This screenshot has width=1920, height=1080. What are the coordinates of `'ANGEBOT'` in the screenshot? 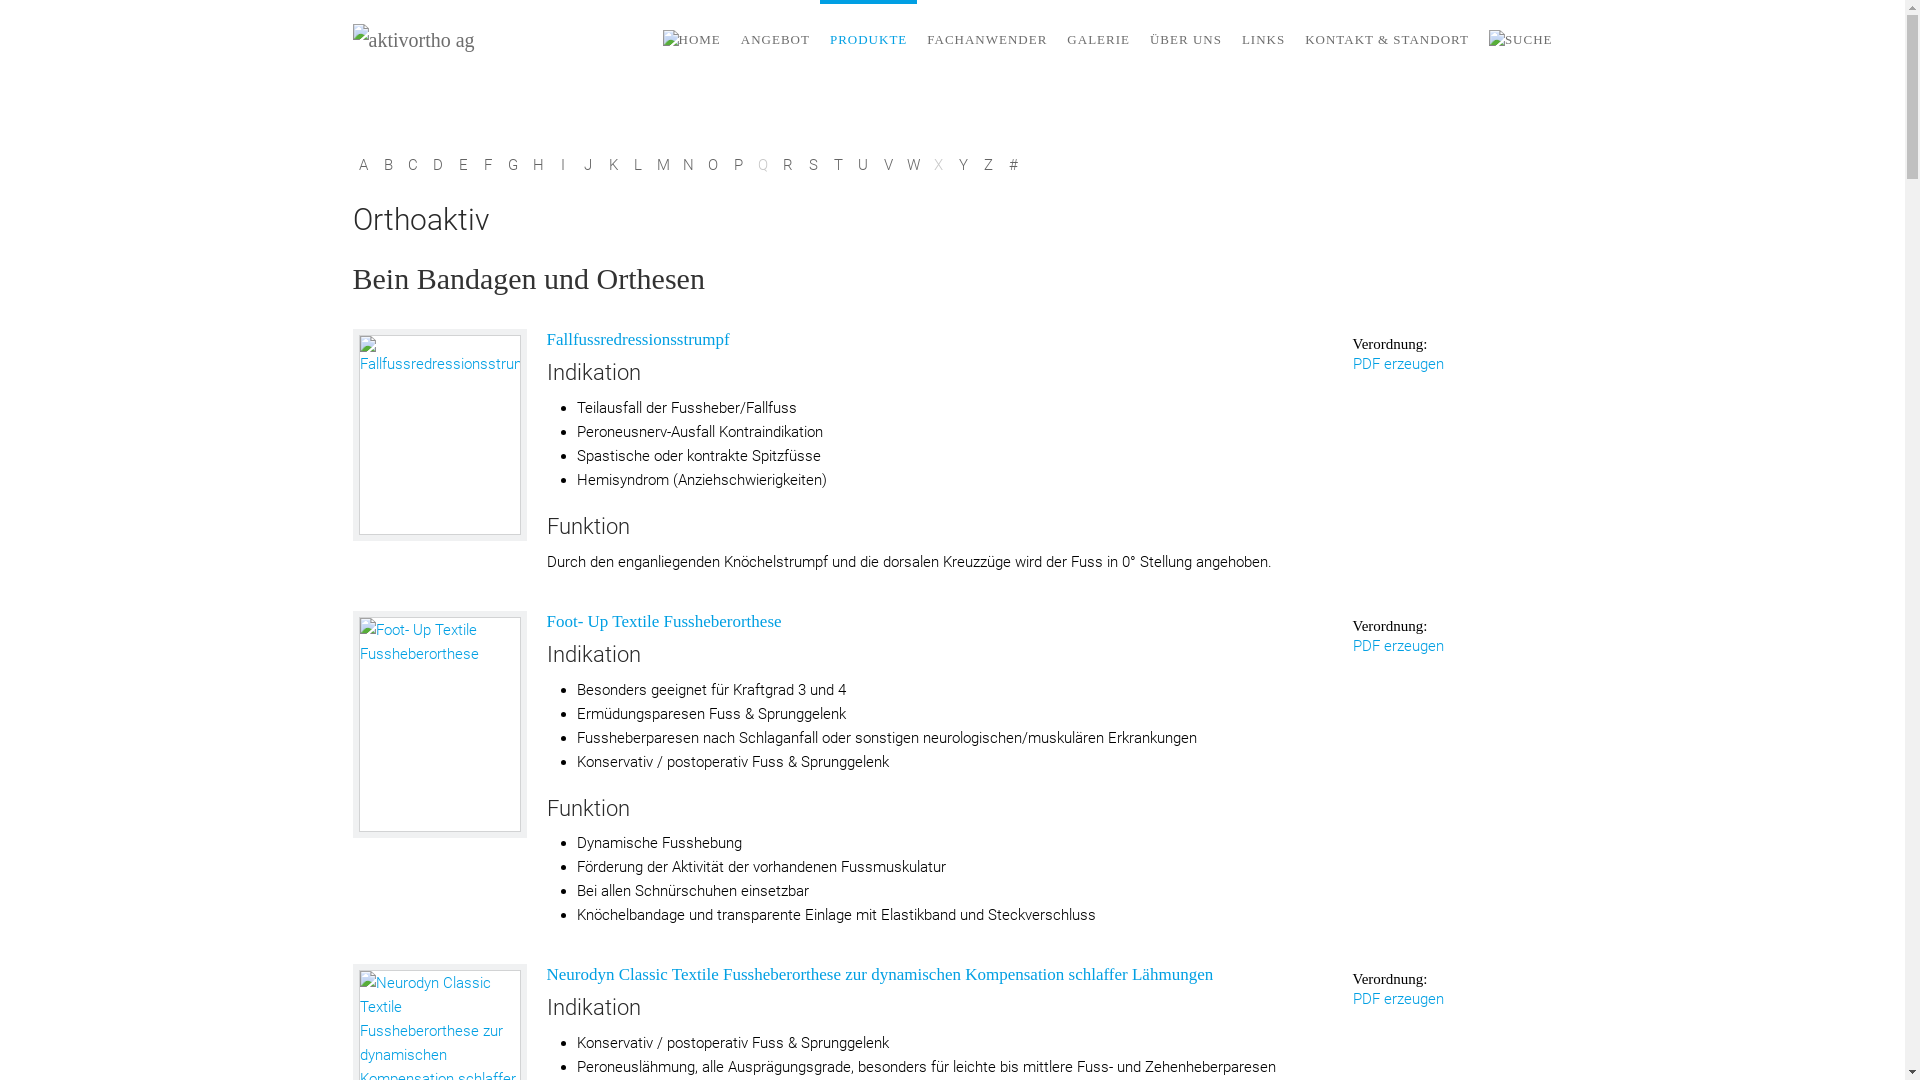 It's located at (774, 39).